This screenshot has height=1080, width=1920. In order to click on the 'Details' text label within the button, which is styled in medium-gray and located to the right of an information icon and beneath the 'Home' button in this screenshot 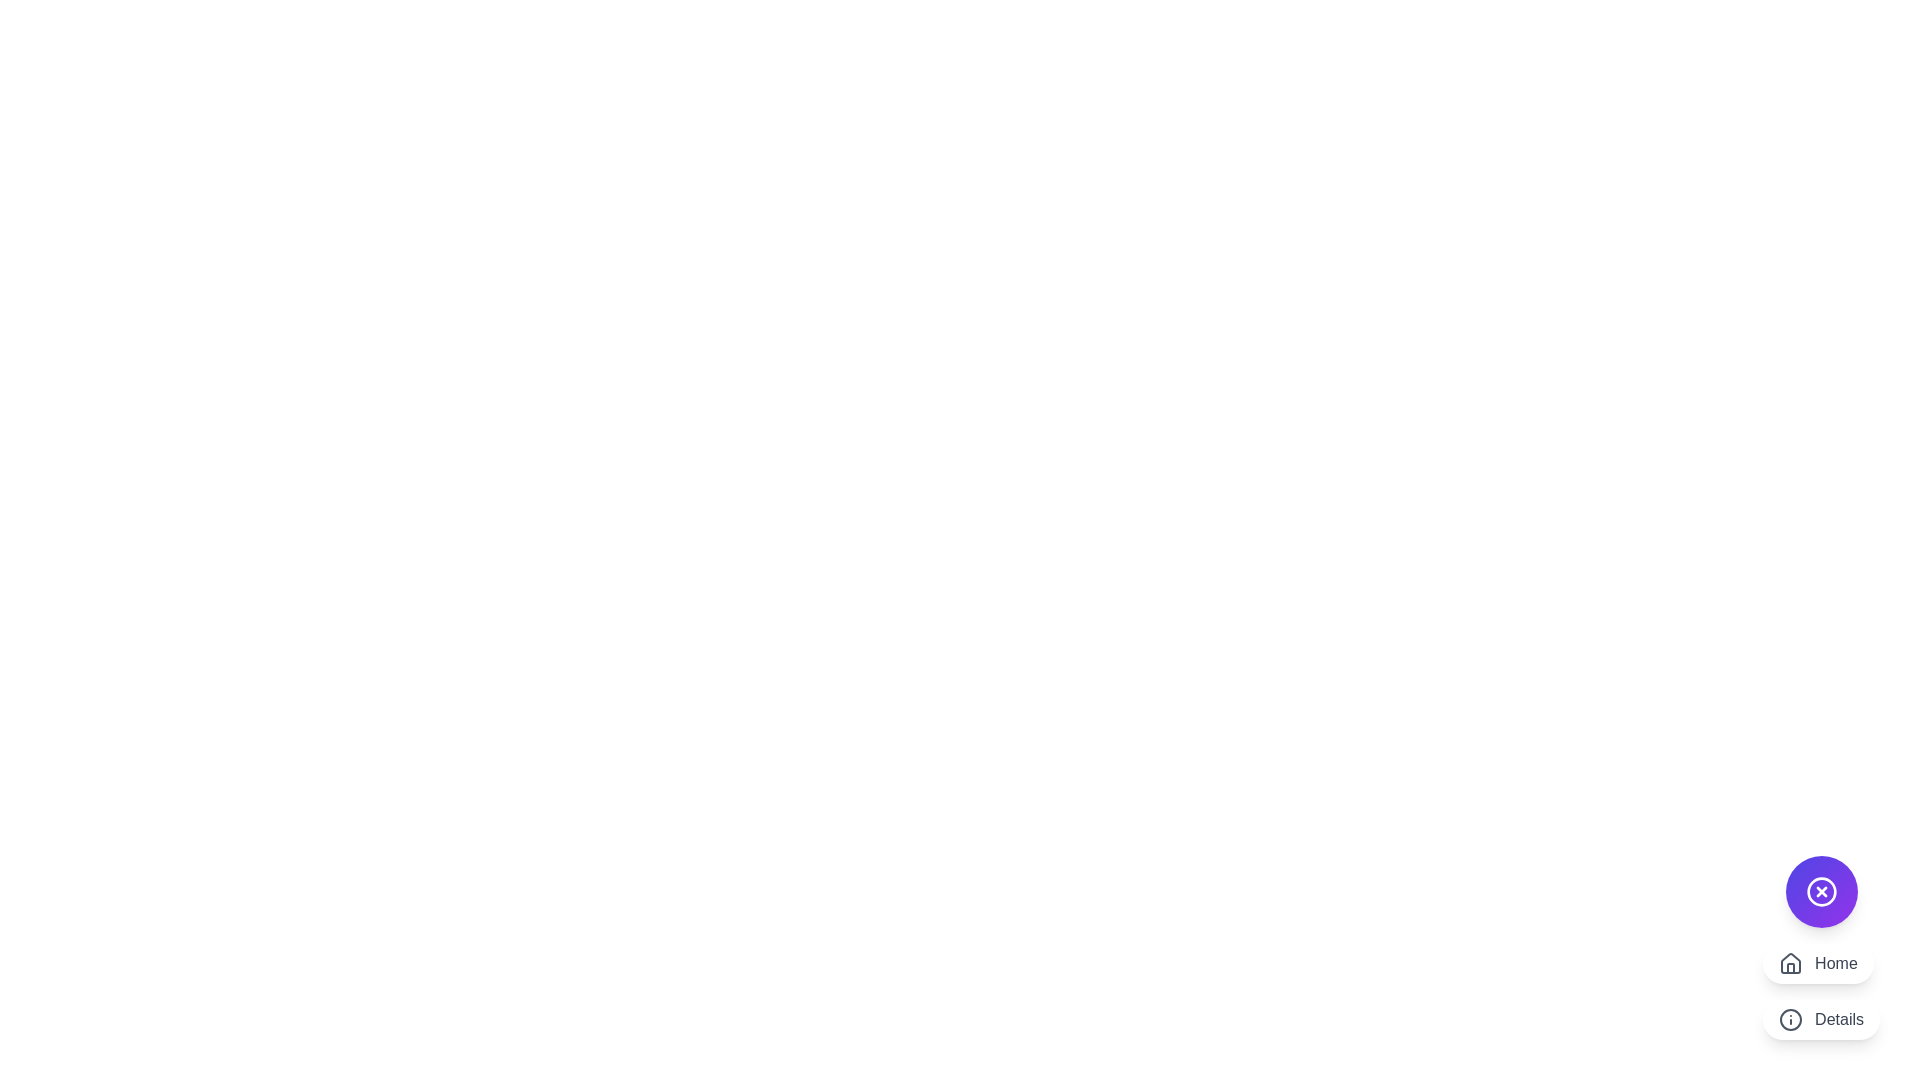, I will do `click(1839, 1019)`.